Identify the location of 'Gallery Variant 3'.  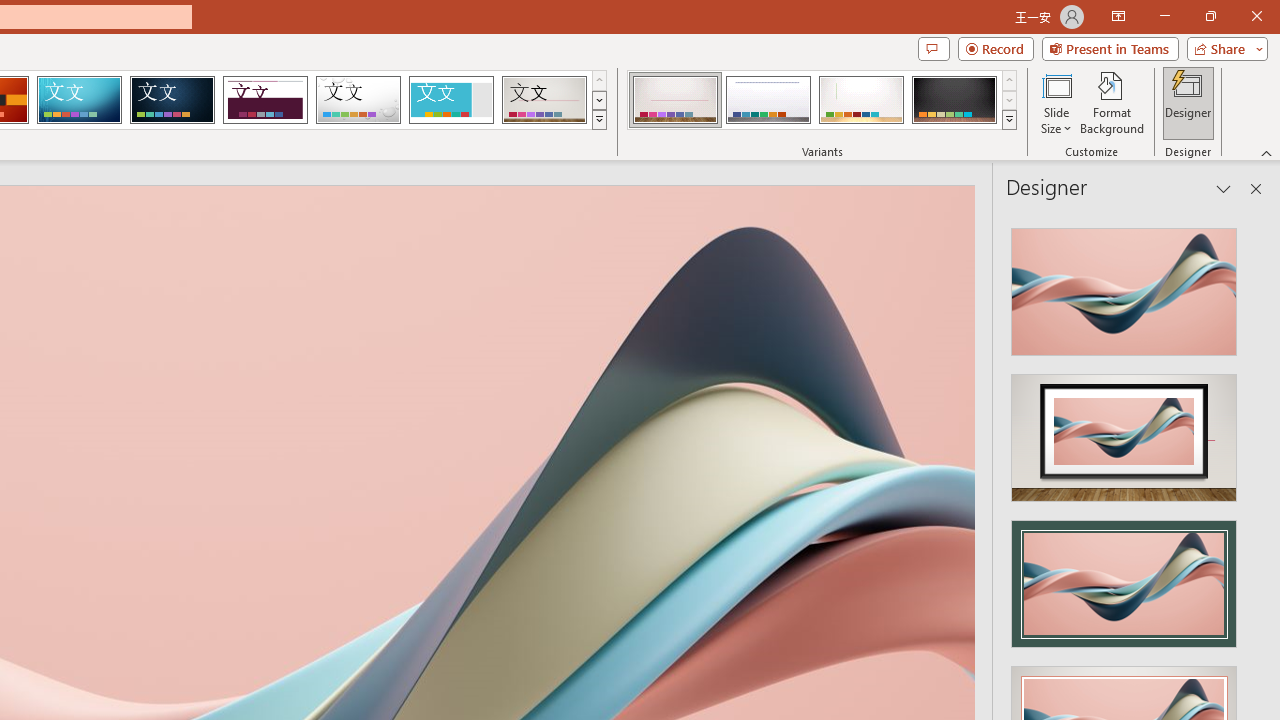
(861, 100).